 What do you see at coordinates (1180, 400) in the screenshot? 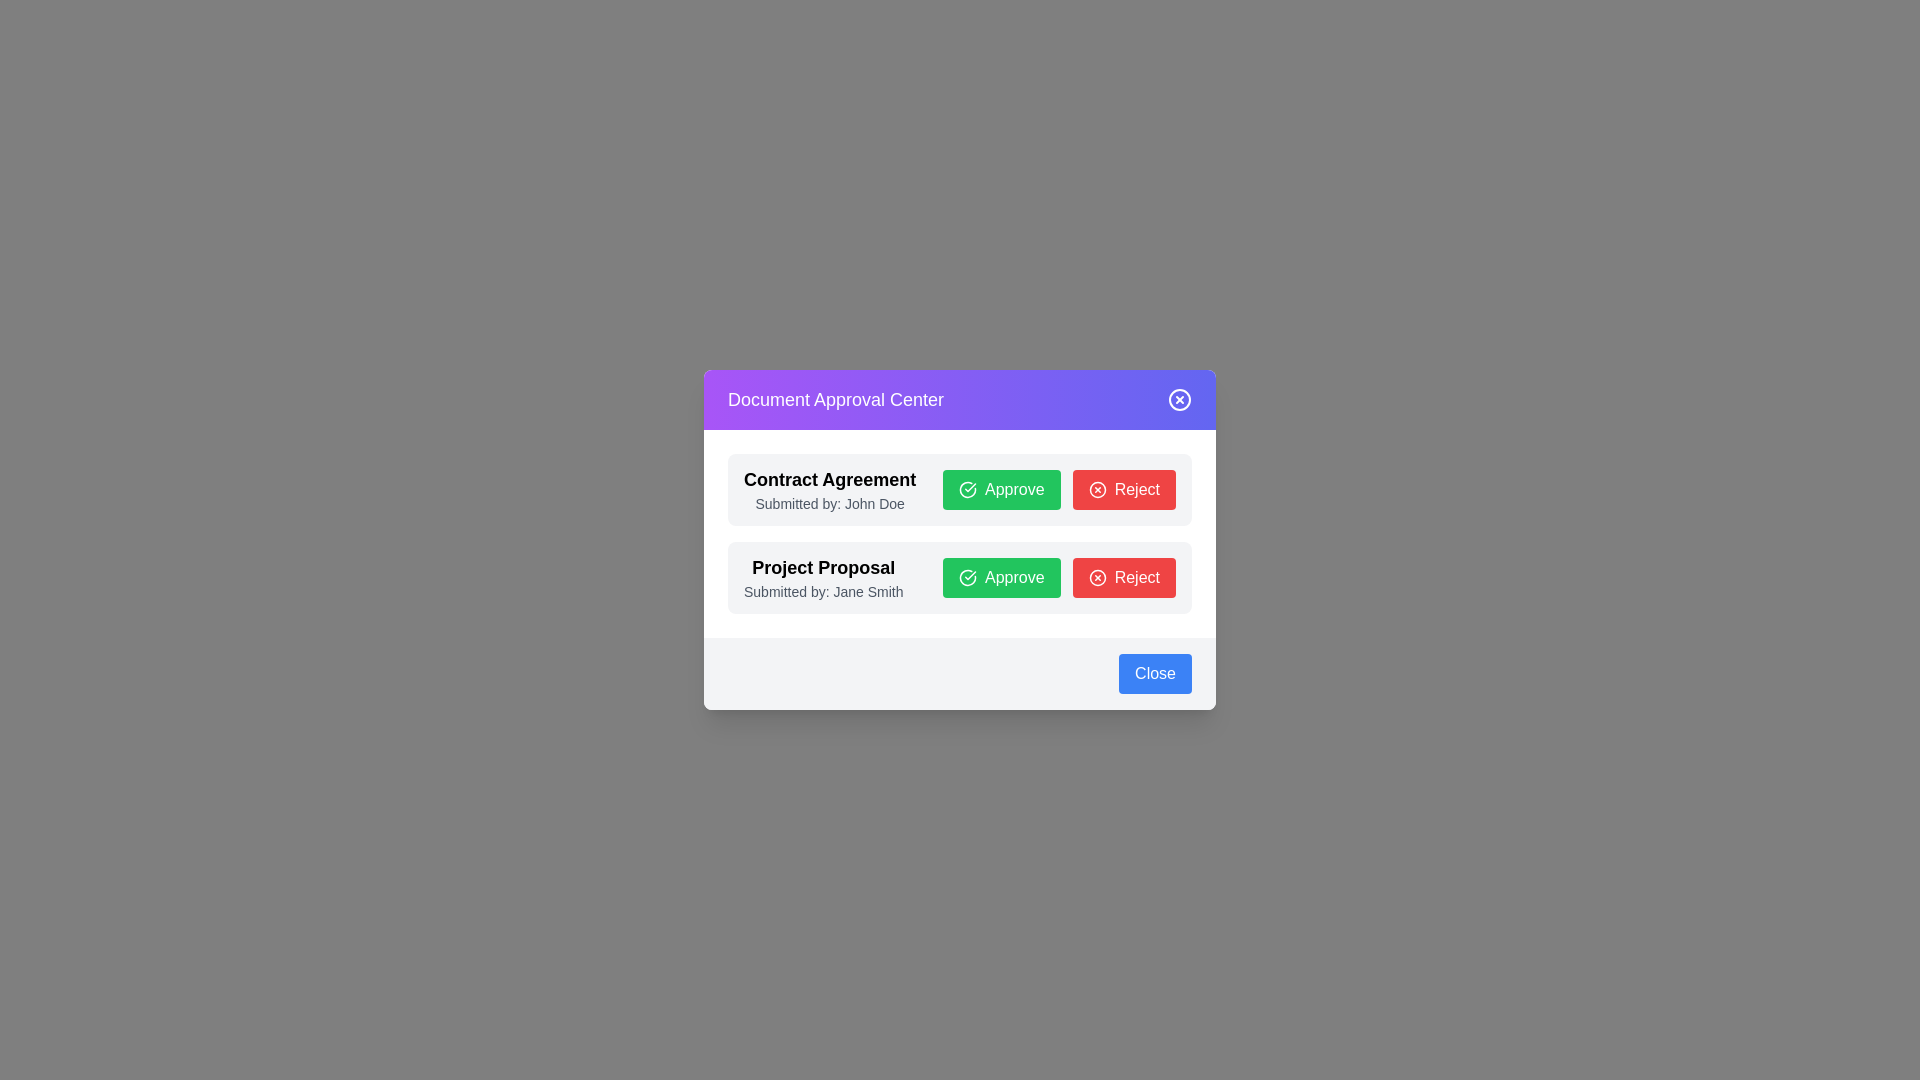
I see `the circular outline icon located at the top-right corner of the modal interface to trigger visual feedback` at bounding box center [1180, 400].